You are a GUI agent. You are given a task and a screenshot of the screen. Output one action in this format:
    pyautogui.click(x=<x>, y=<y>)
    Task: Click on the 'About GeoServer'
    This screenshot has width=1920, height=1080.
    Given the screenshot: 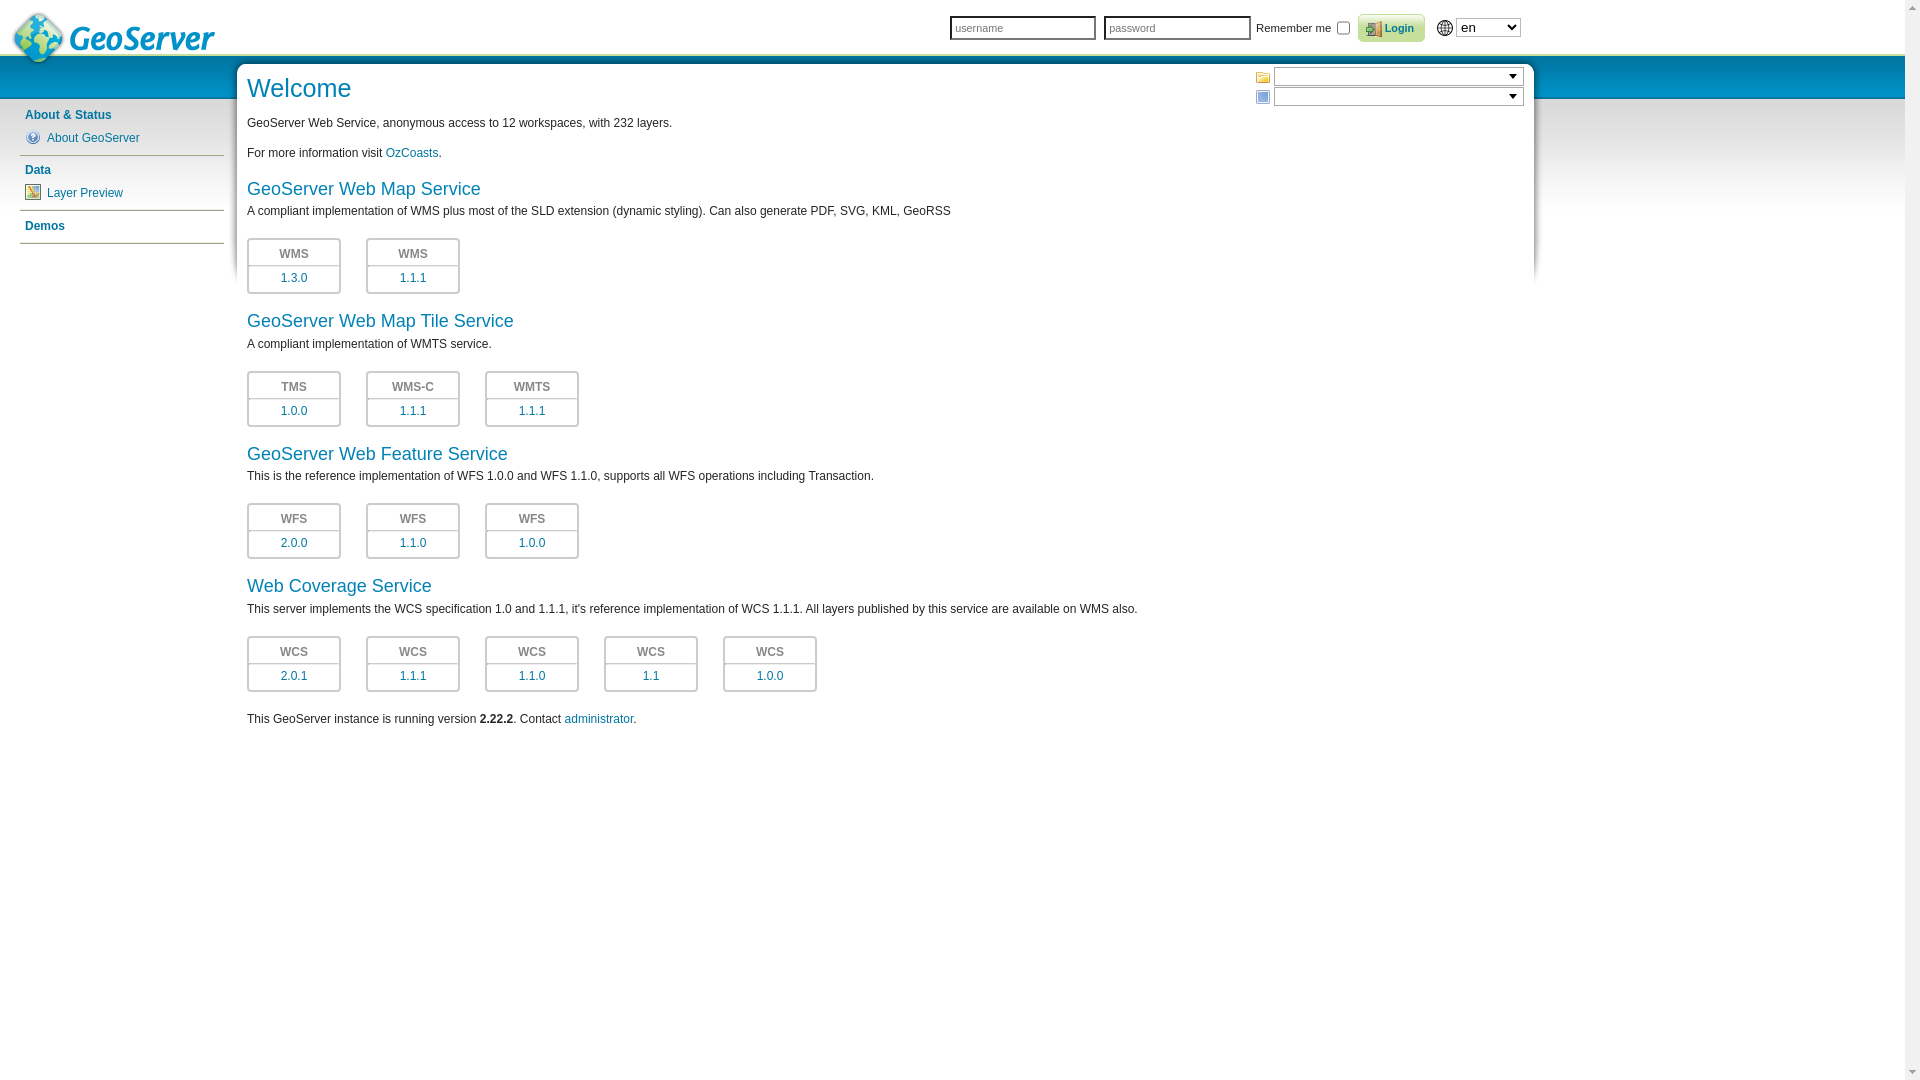 What is the action you would take?
    pyautogui.click(x=120, y=137)
    